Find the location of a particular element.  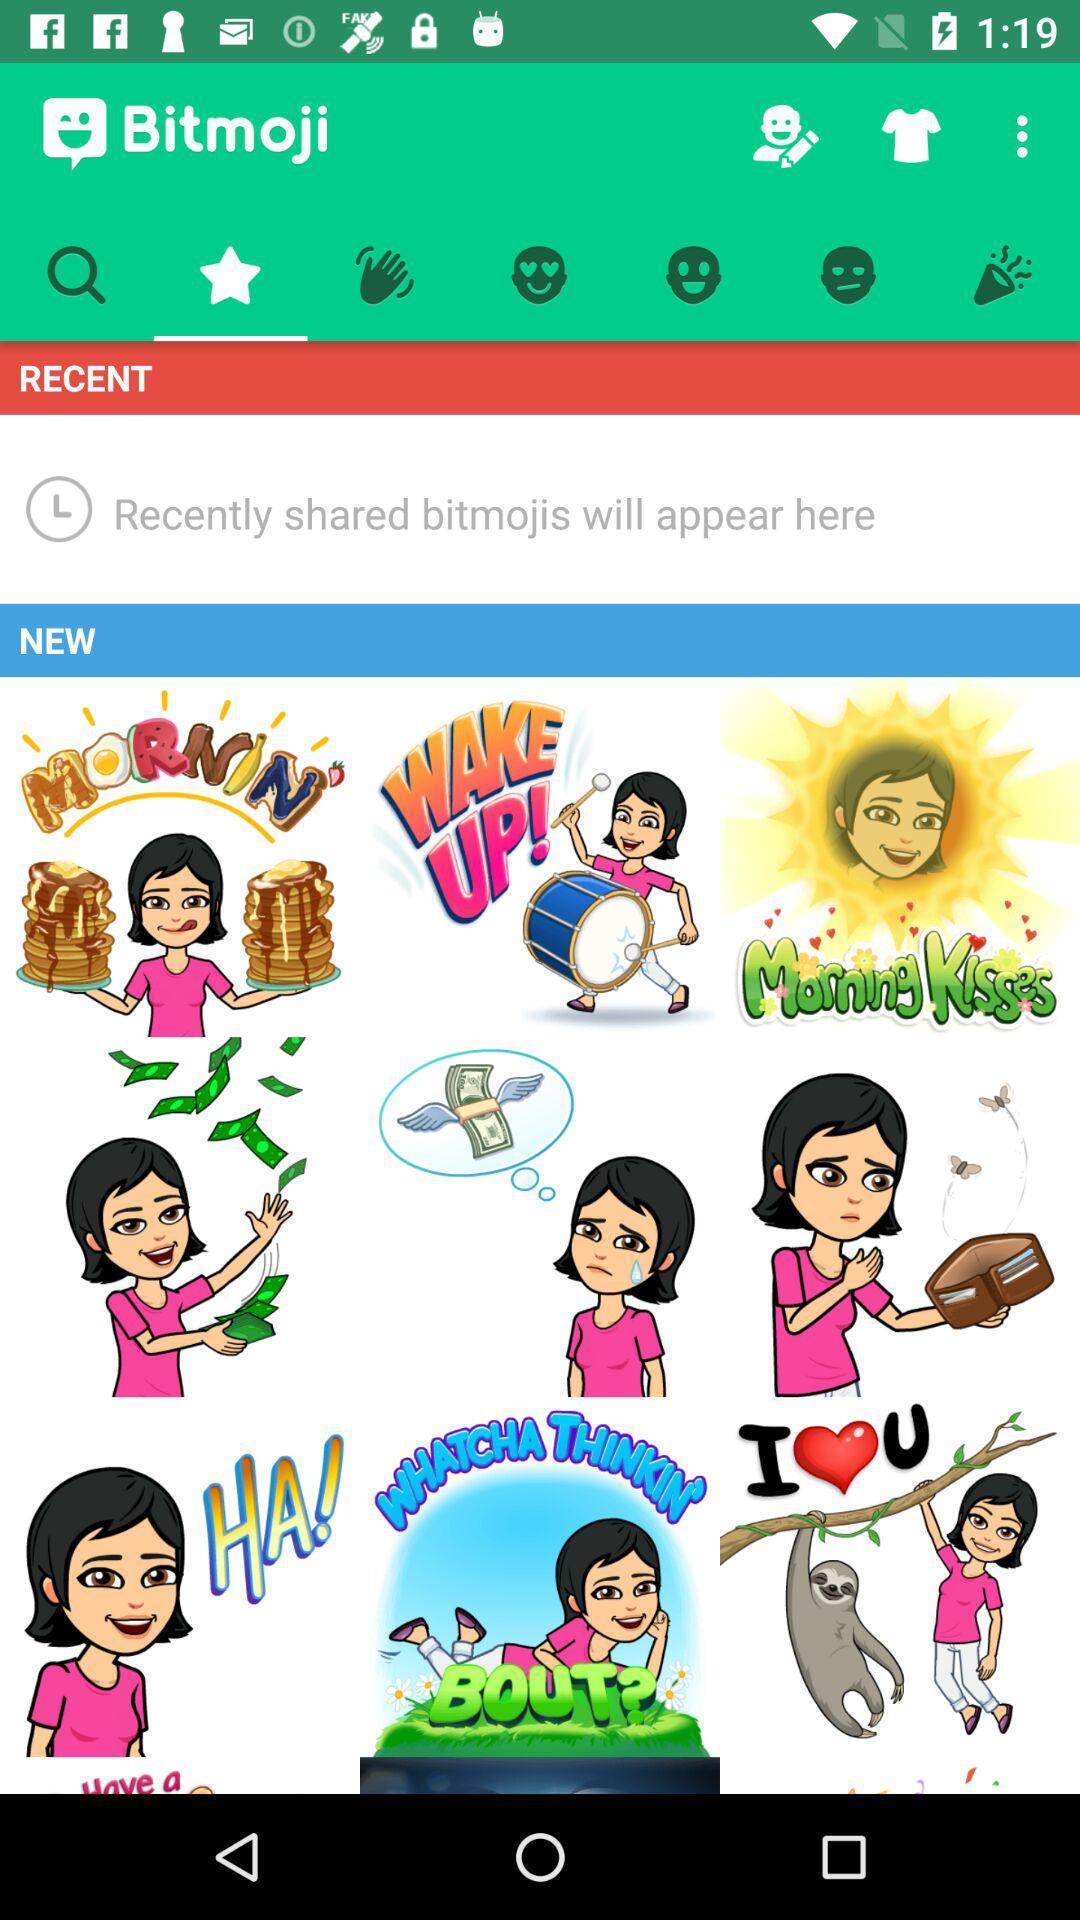

bitmoji is located at coordinates (898, 1576).